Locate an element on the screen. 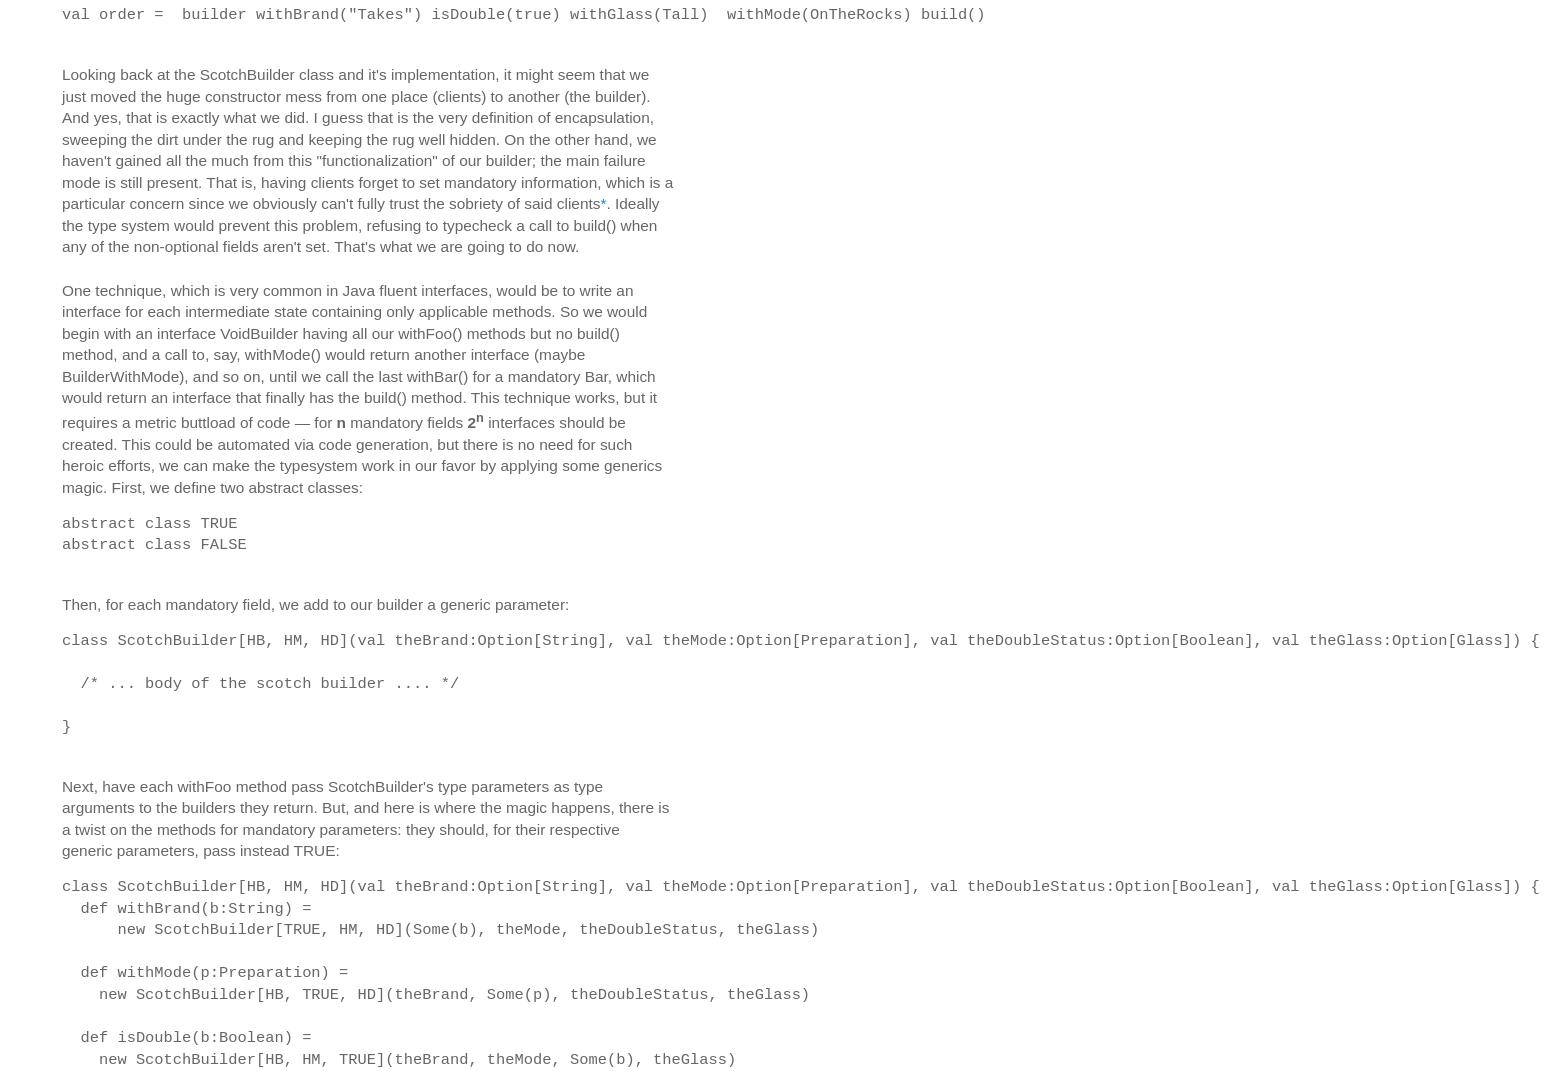 The height and width of the screenshot is (1071, 1545). 'def withBrand(b:String) =' is located at coordinates (190, 907).